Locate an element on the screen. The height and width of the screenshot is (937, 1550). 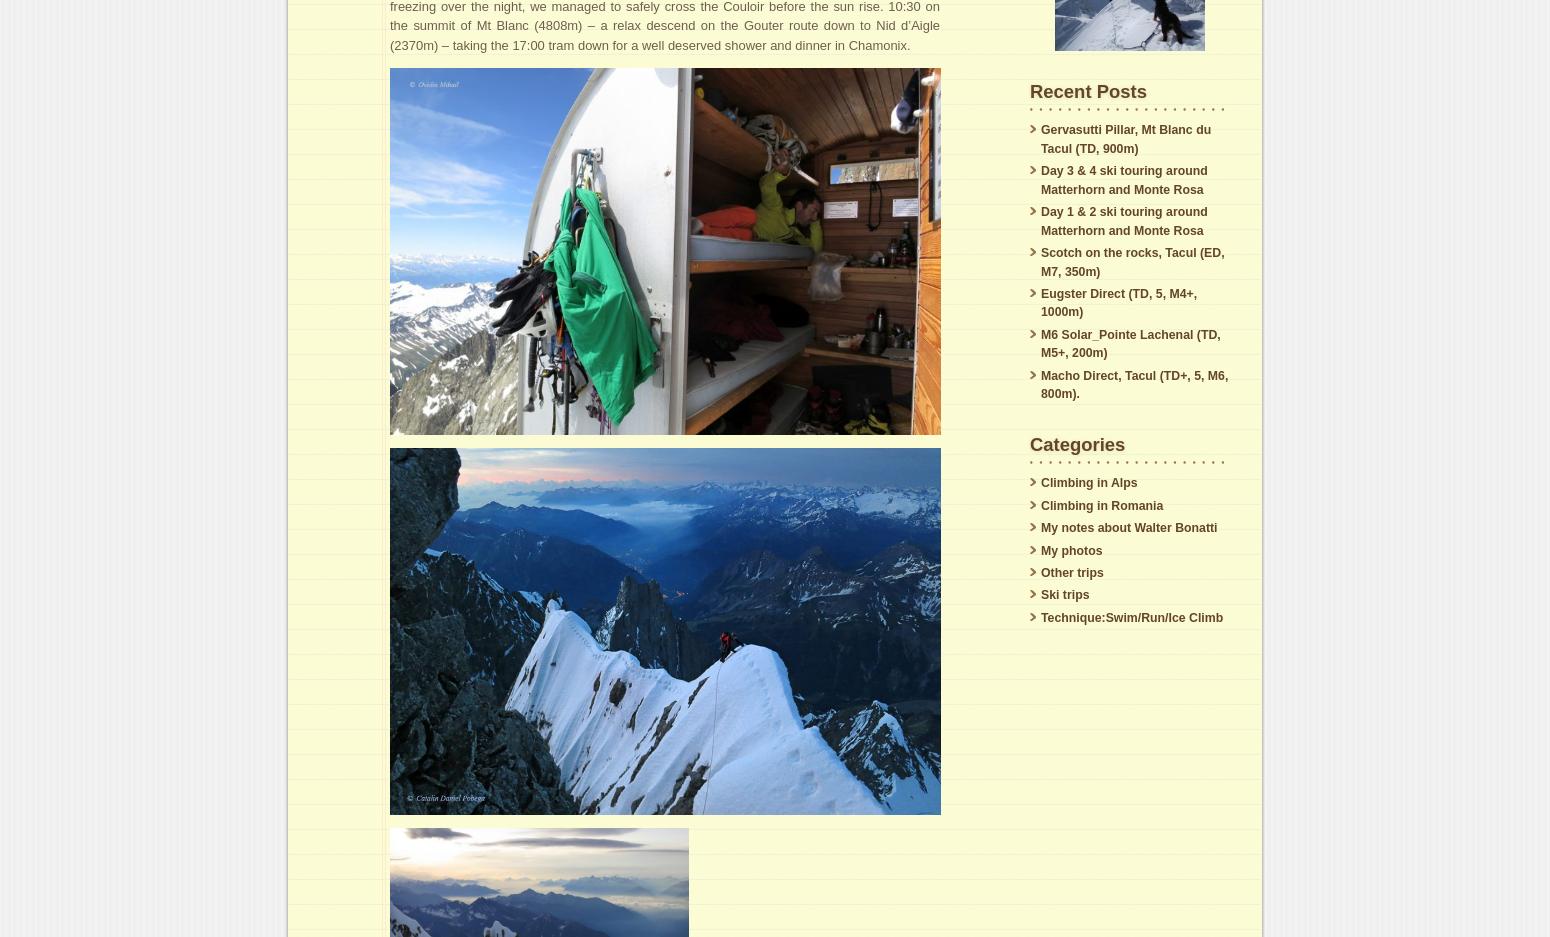
'Other trips' is located at coordinates (1040, 572).